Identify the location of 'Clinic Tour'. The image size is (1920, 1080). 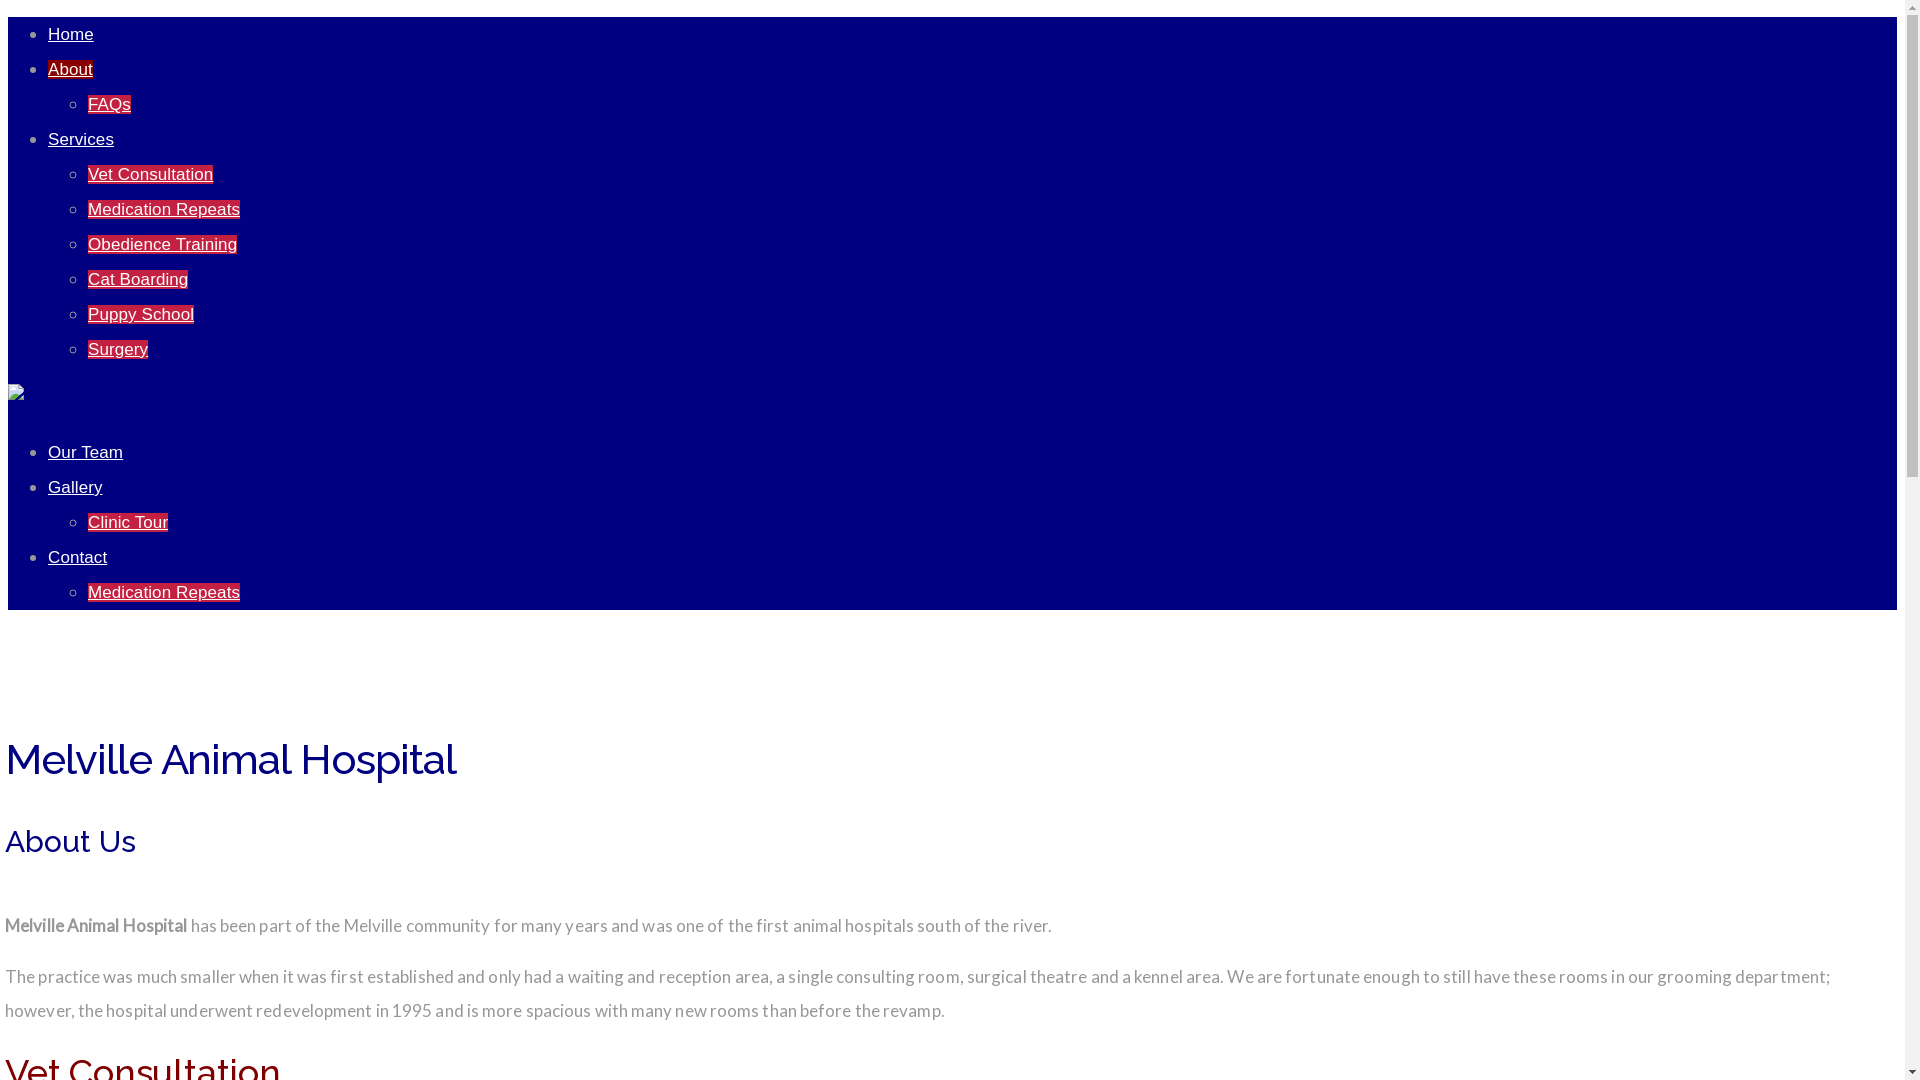
(86, 521).